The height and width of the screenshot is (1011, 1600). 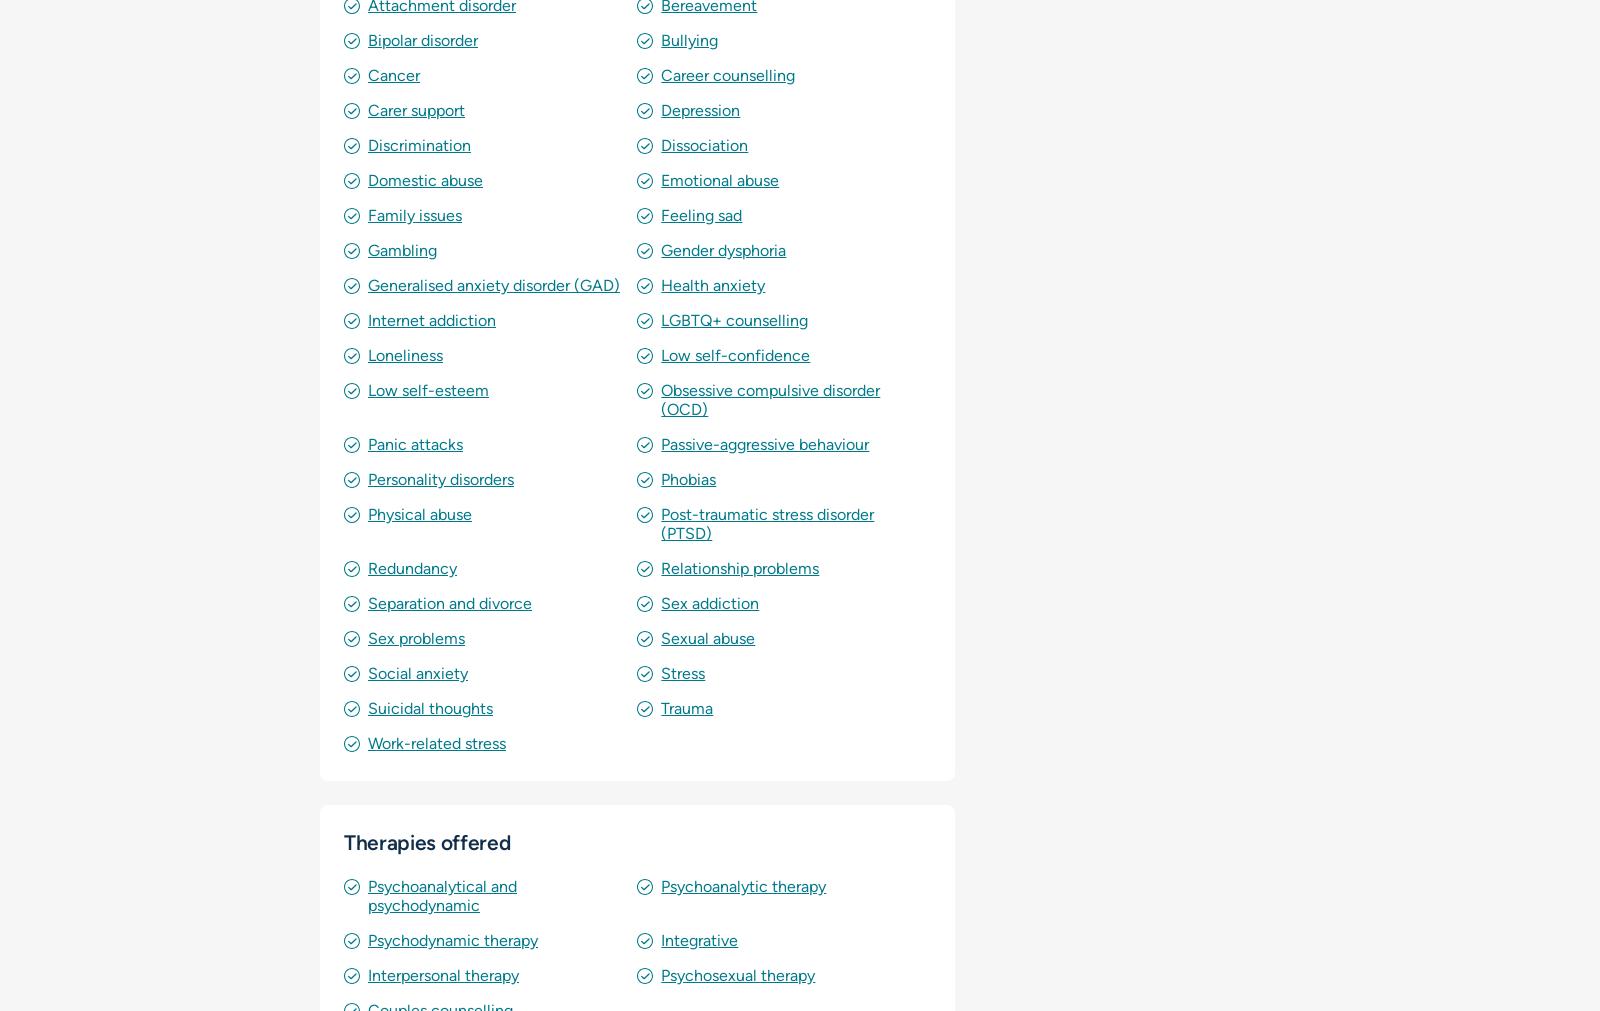 I want to click on 'Depression', so click(x=660, y=109).